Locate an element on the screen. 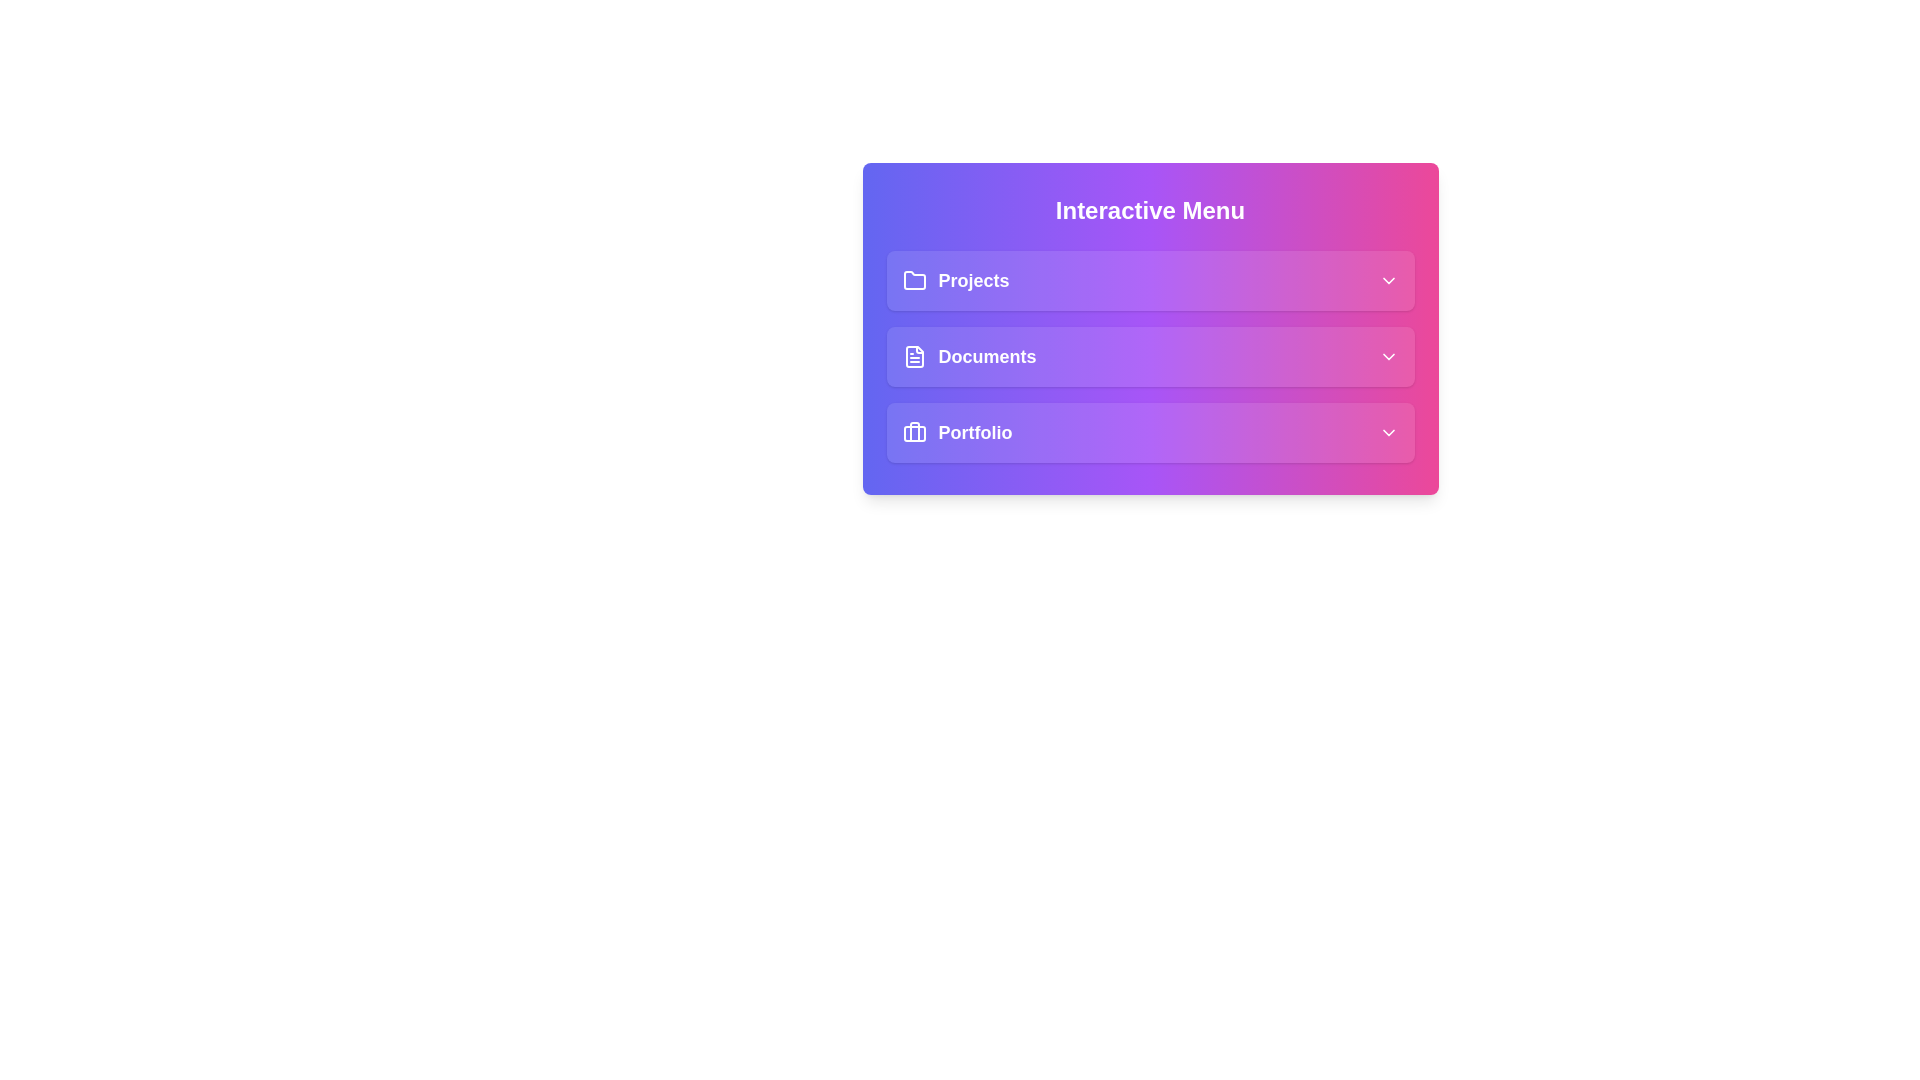 The width and height of the screenshot is (1920, 1080). the 'Documents' menu item, which is the second item in a vertical list of three menu options, located directly below 'Projects' and above 'Portfolio' is located at coordinates (969, 356).